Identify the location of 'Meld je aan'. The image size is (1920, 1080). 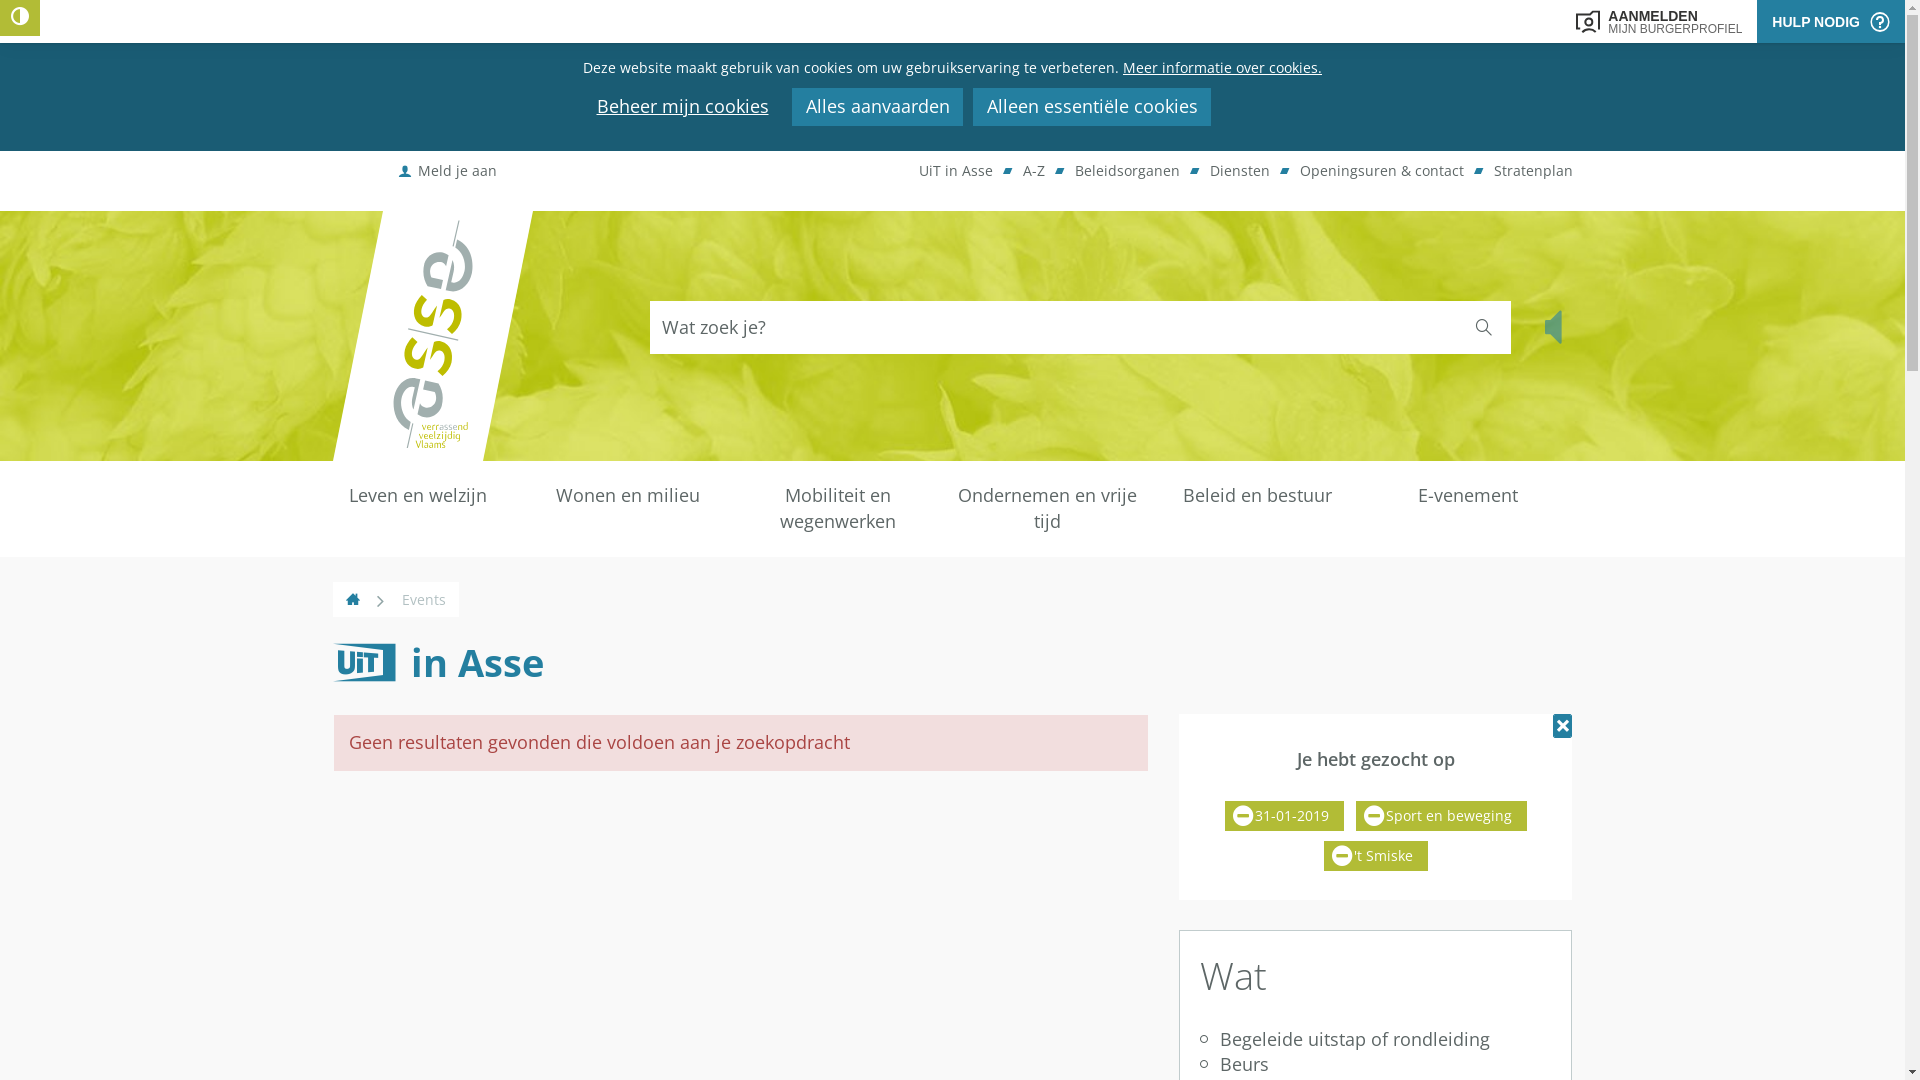
(449, 170).